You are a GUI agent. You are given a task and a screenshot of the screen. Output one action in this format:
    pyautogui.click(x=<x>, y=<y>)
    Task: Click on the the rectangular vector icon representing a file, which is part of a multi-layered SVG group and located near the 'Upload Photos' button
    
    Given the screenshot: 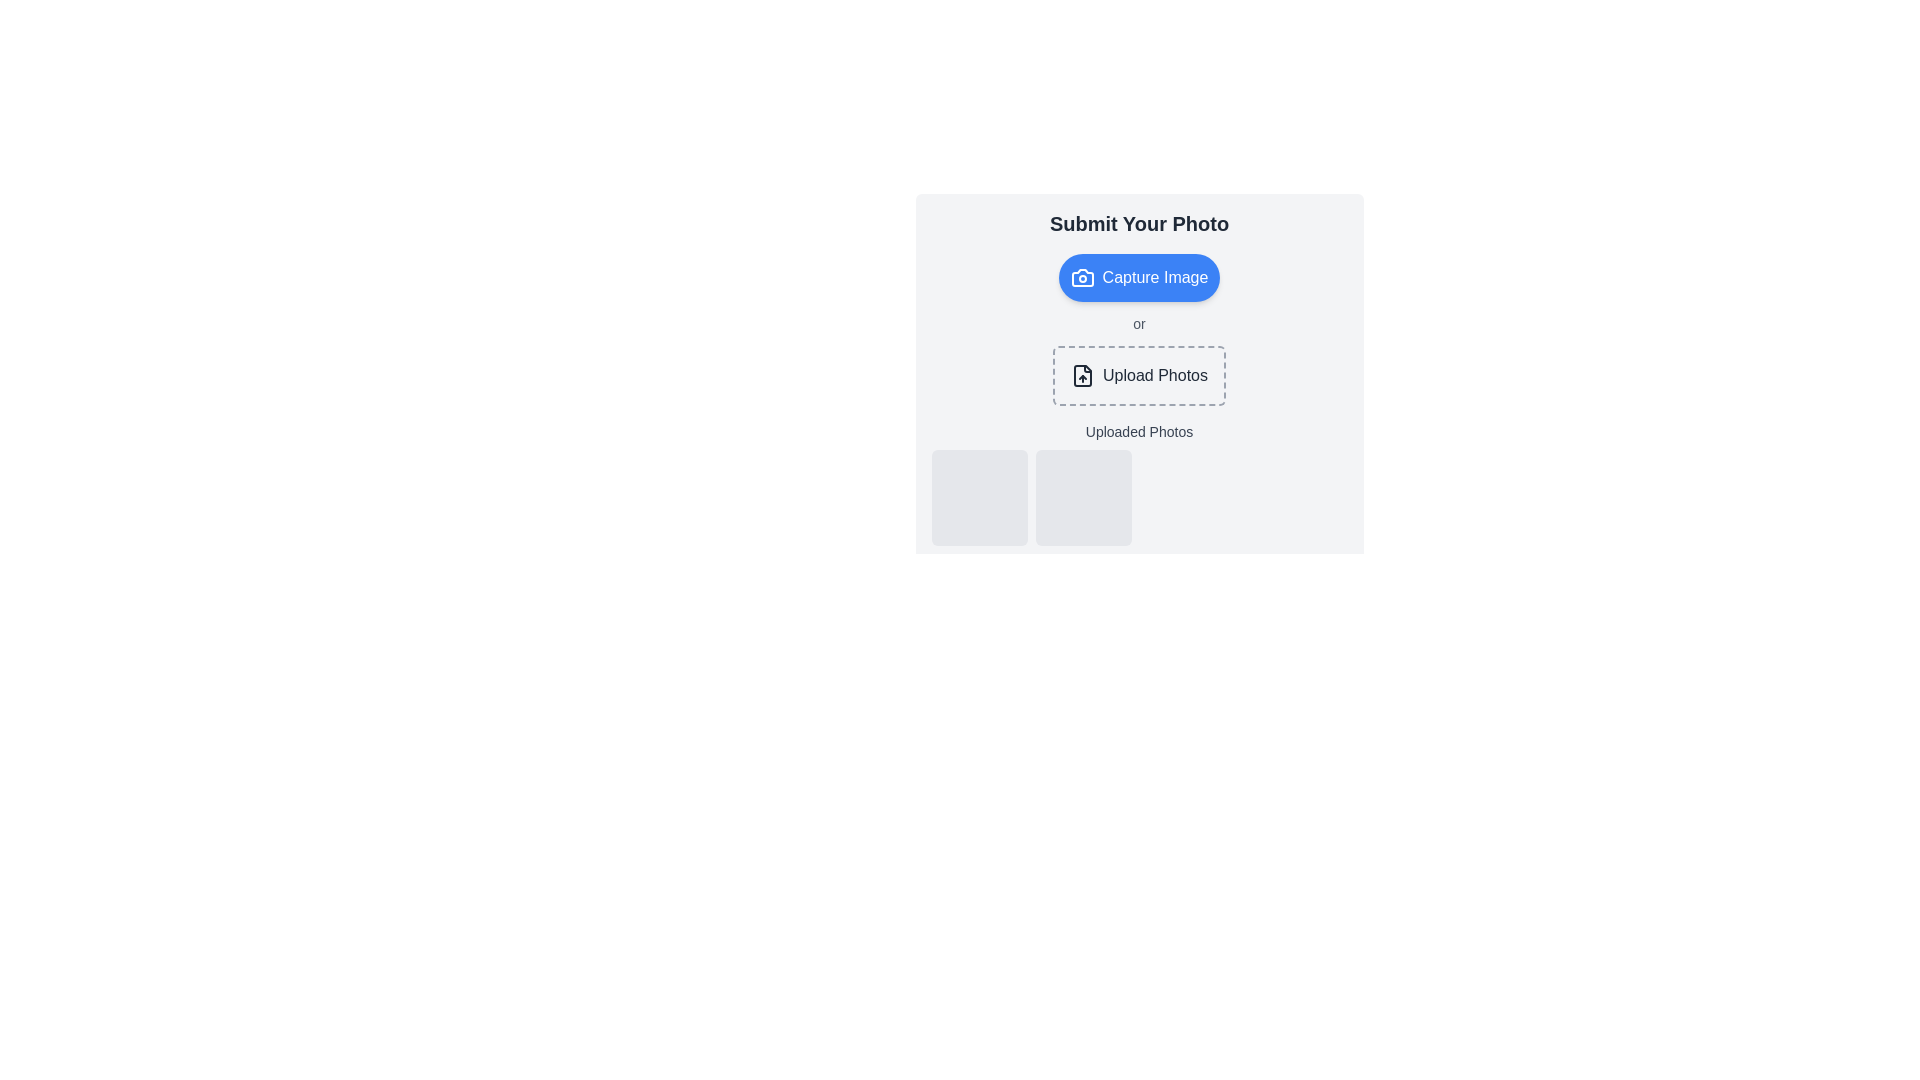 What is the action you would take?
    pyautogui.click(x=1082, y=375)
    